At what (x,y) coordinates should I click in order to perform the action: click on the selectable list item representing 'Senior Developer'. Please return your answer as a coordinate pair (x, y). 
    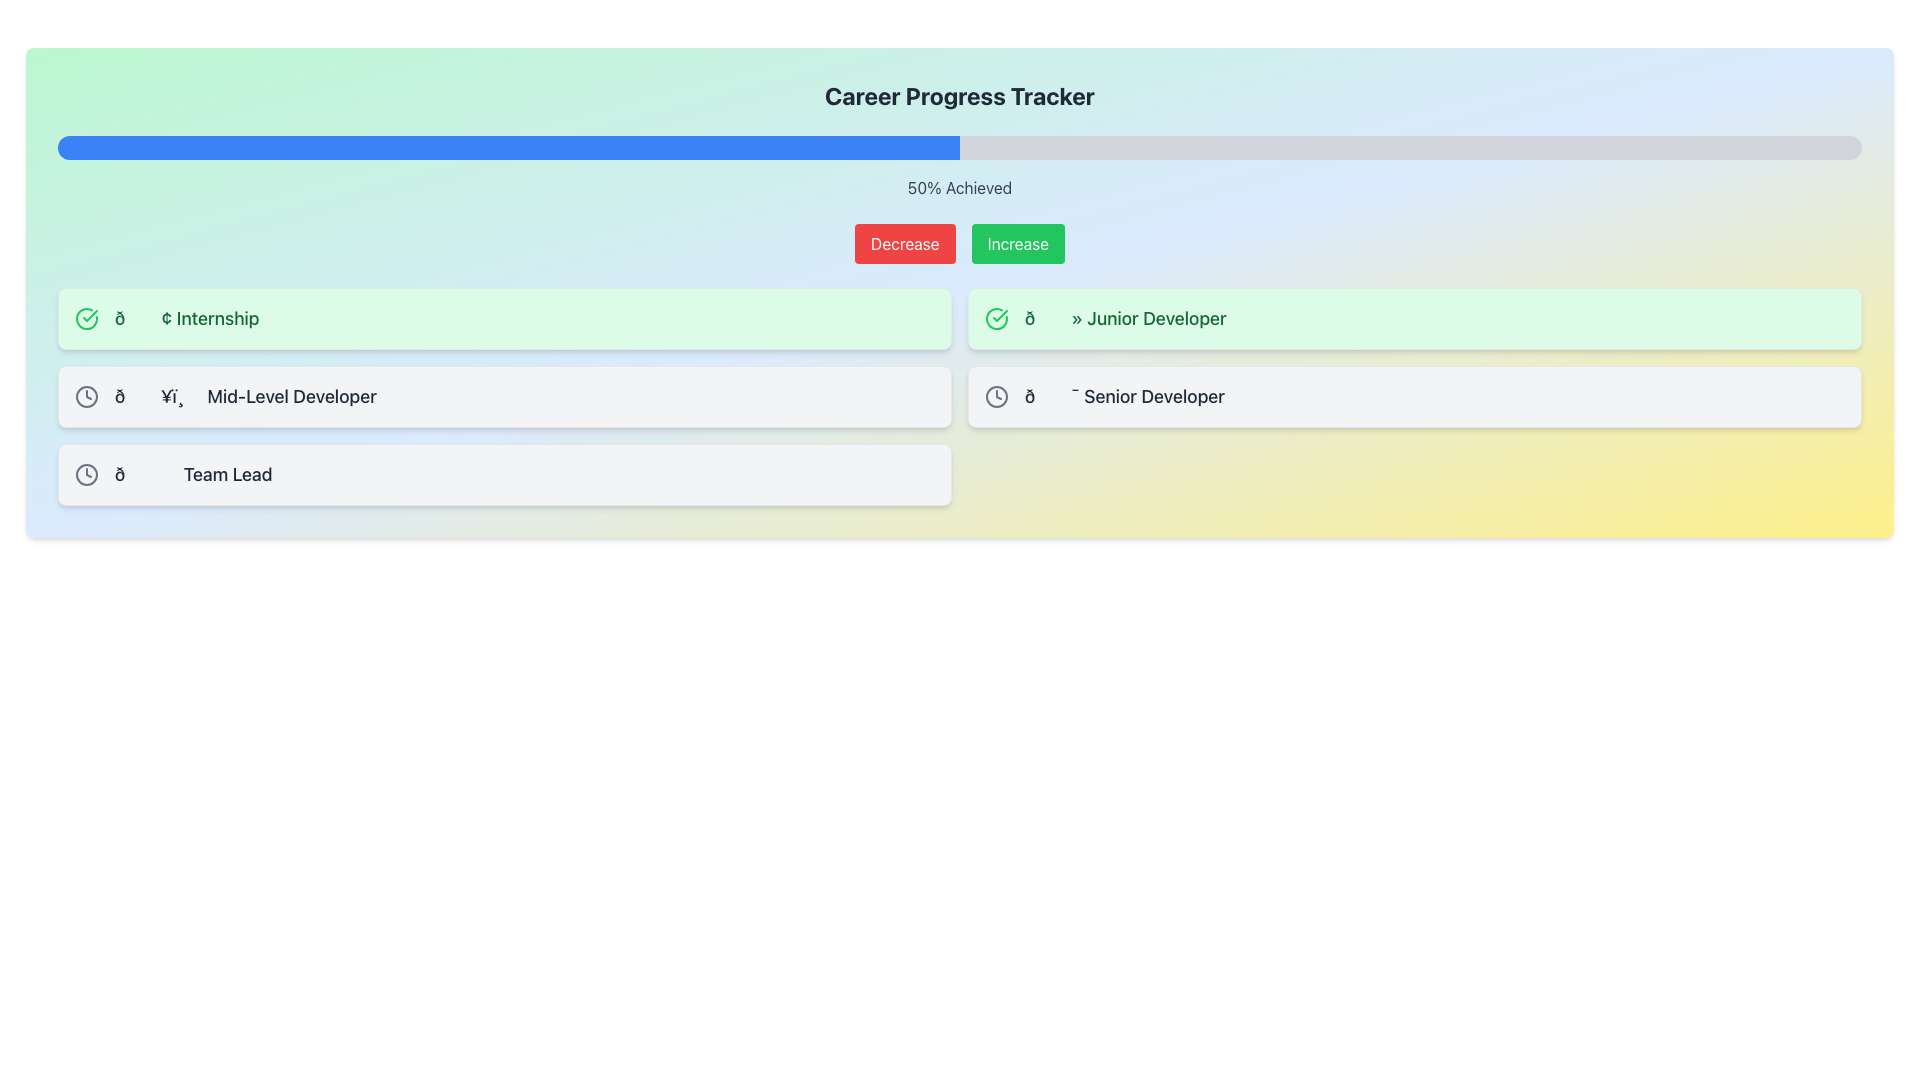
    Looking at the image, I should click on (1414, 397).